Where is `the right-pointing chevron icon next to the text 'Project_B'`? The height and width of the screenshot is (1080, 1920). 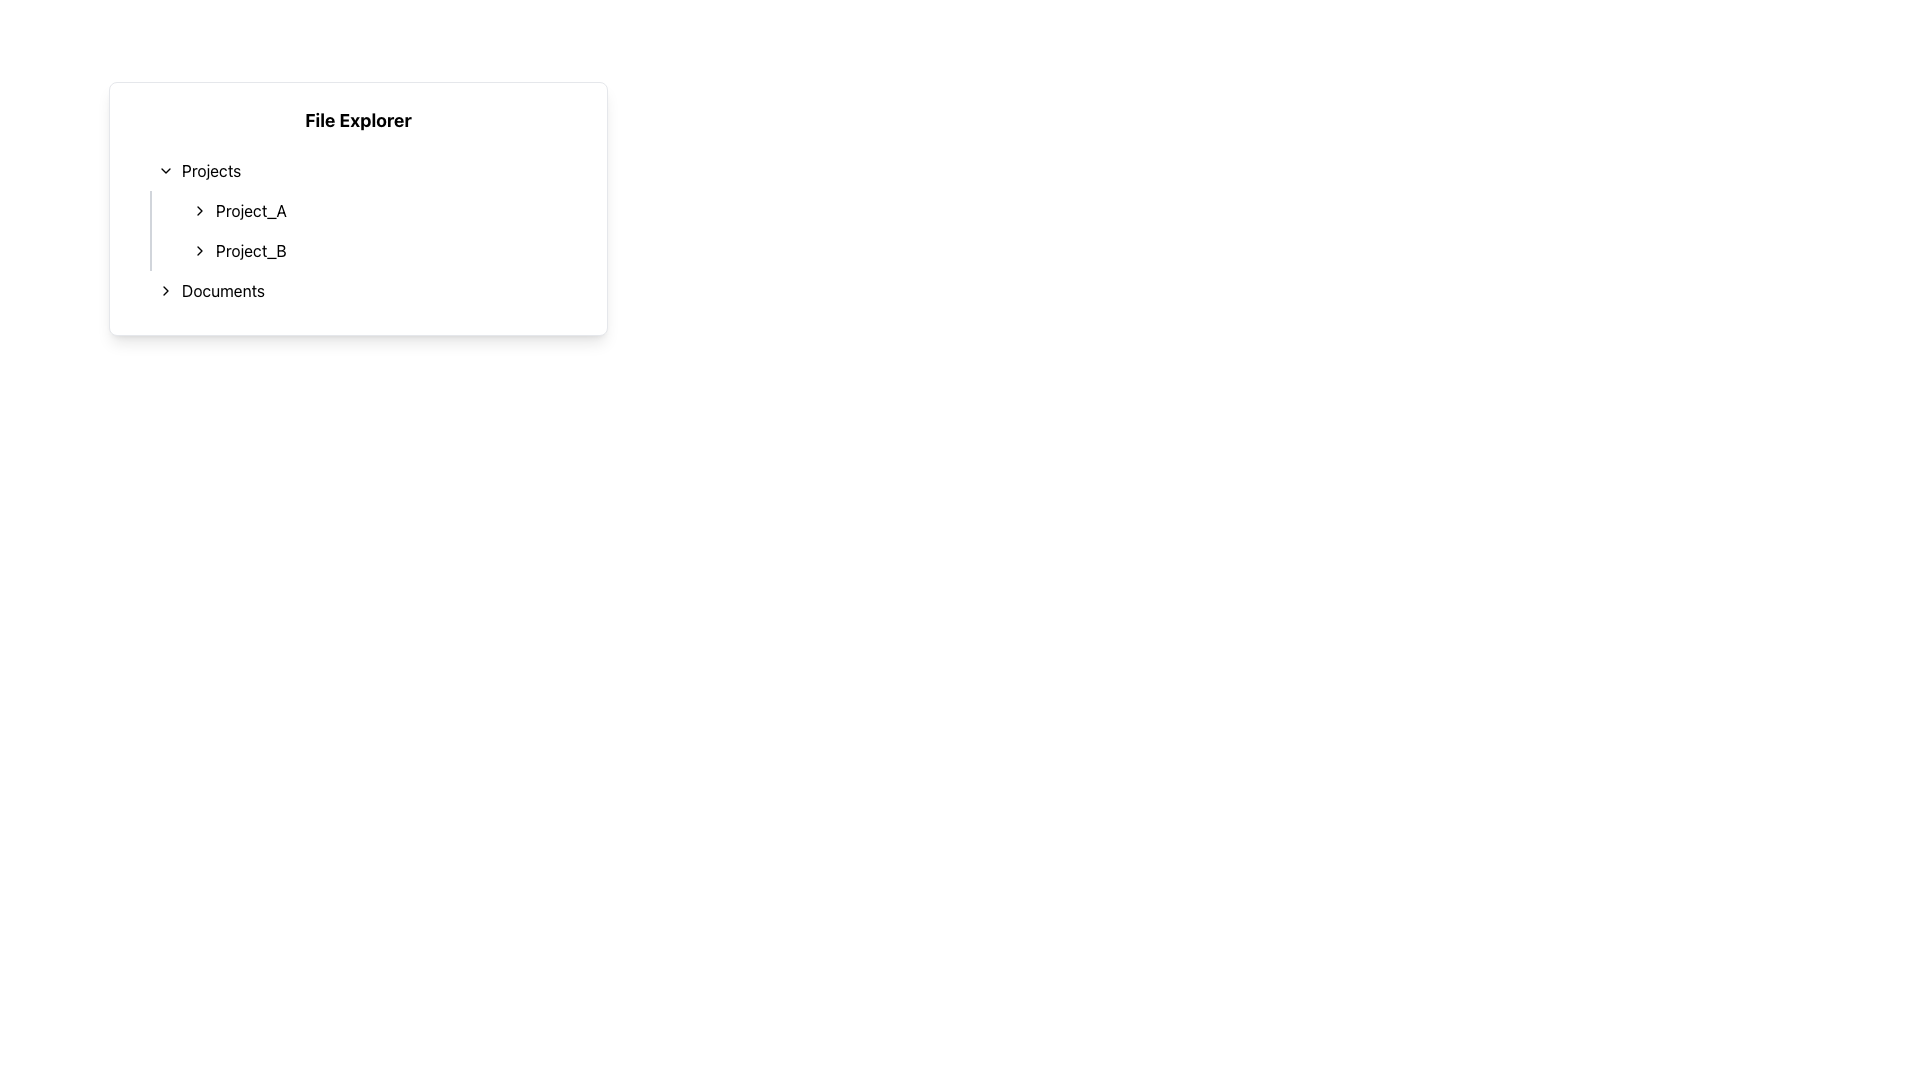
the right-pointing chevron icon next to the text 'Project_B' is located at coordinates (200, 249).